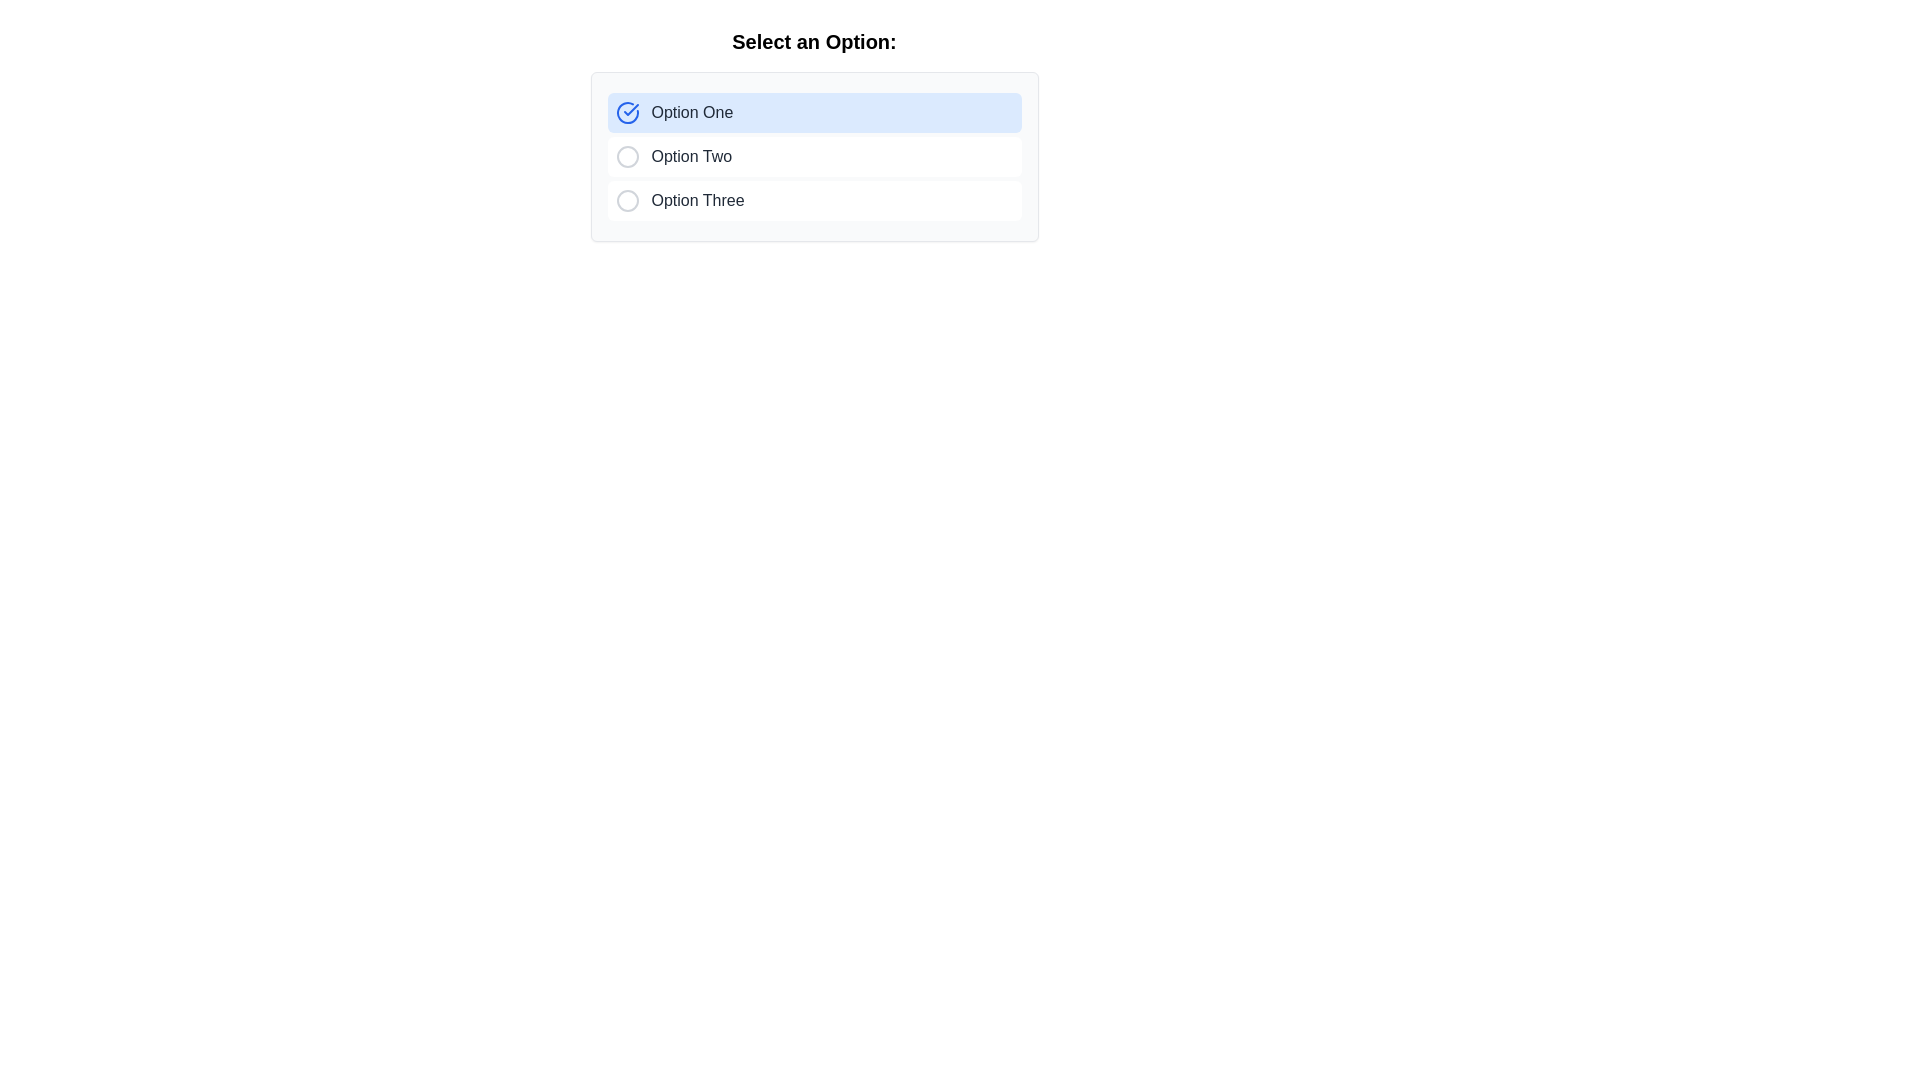 This screenshot has width=1920, height=1080. What do you see at coordinates (626, 200) in the screenshot?
I see `the radio button located to the left of the text 'Option Three'` at bounding box center [626, 200].